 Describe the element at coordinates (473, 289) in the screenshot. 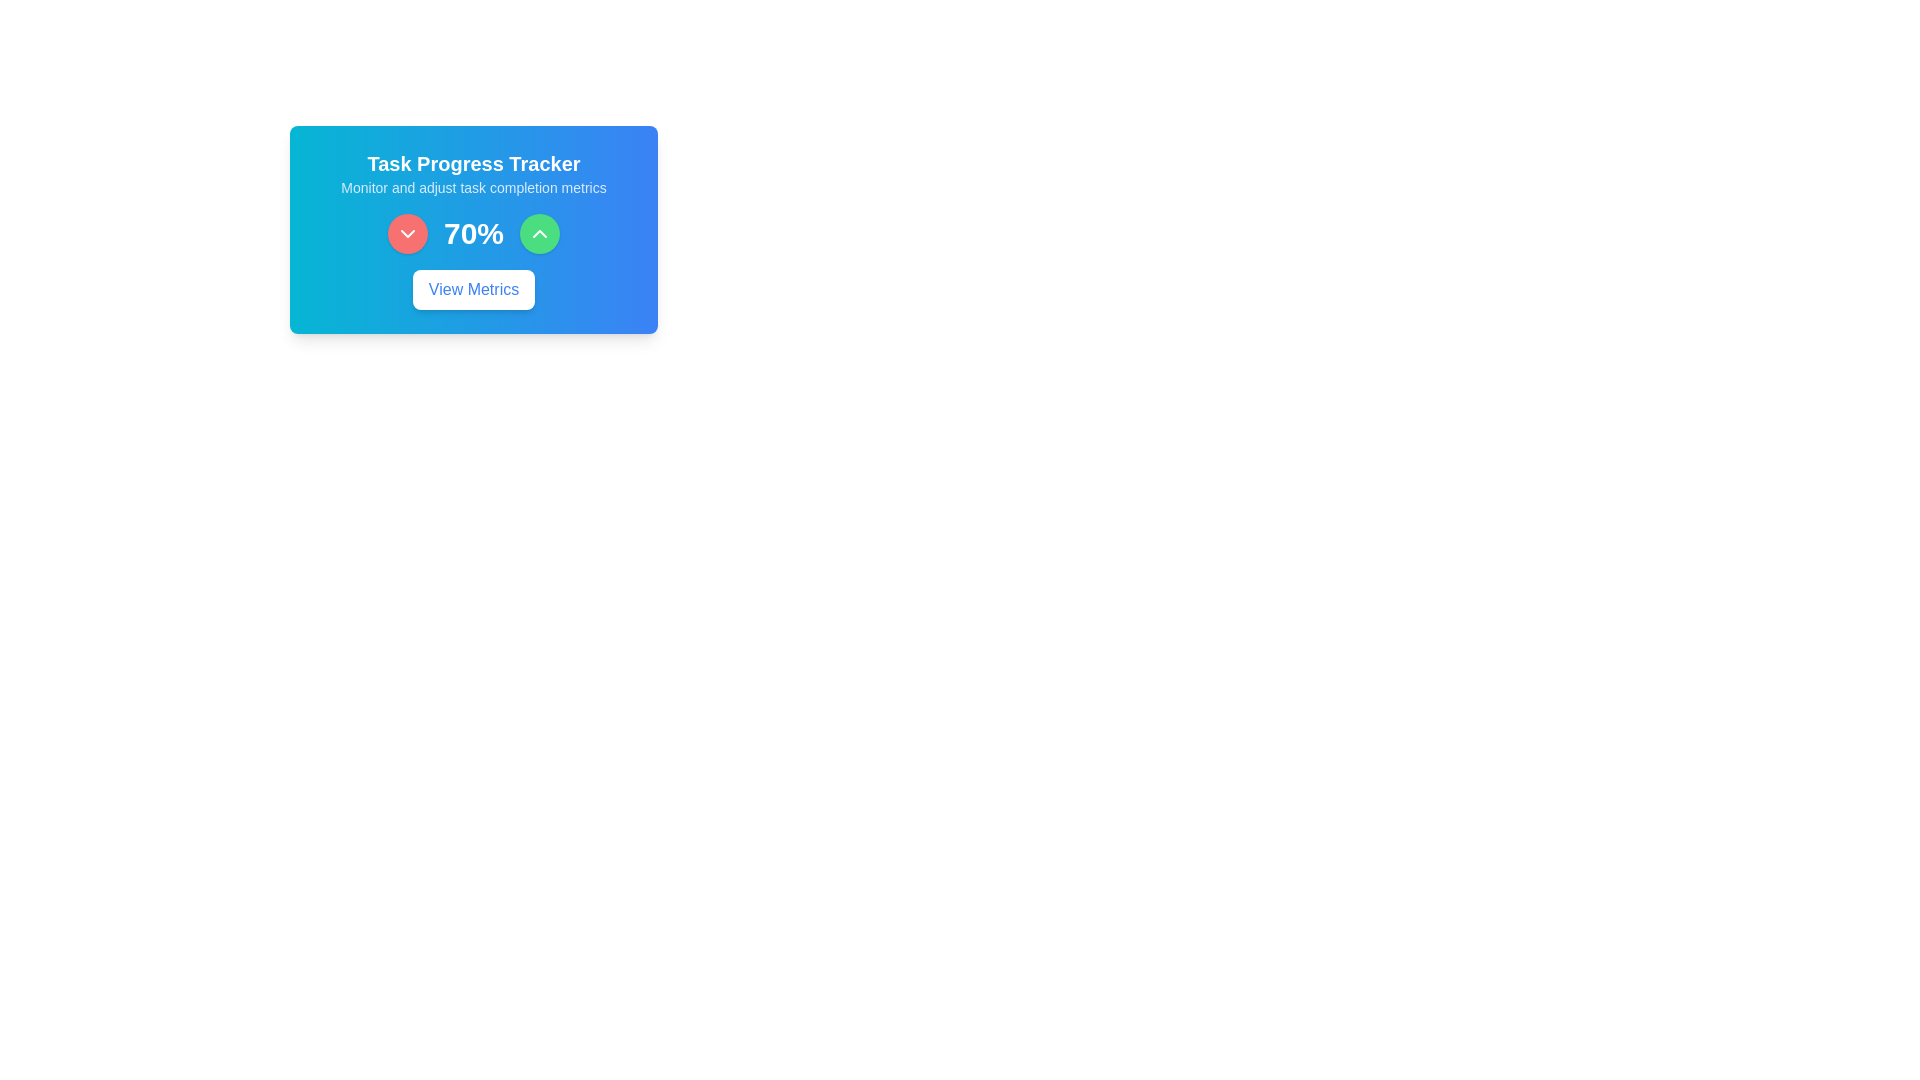

I see `the button located at the bottom of the task progress card` at that location.